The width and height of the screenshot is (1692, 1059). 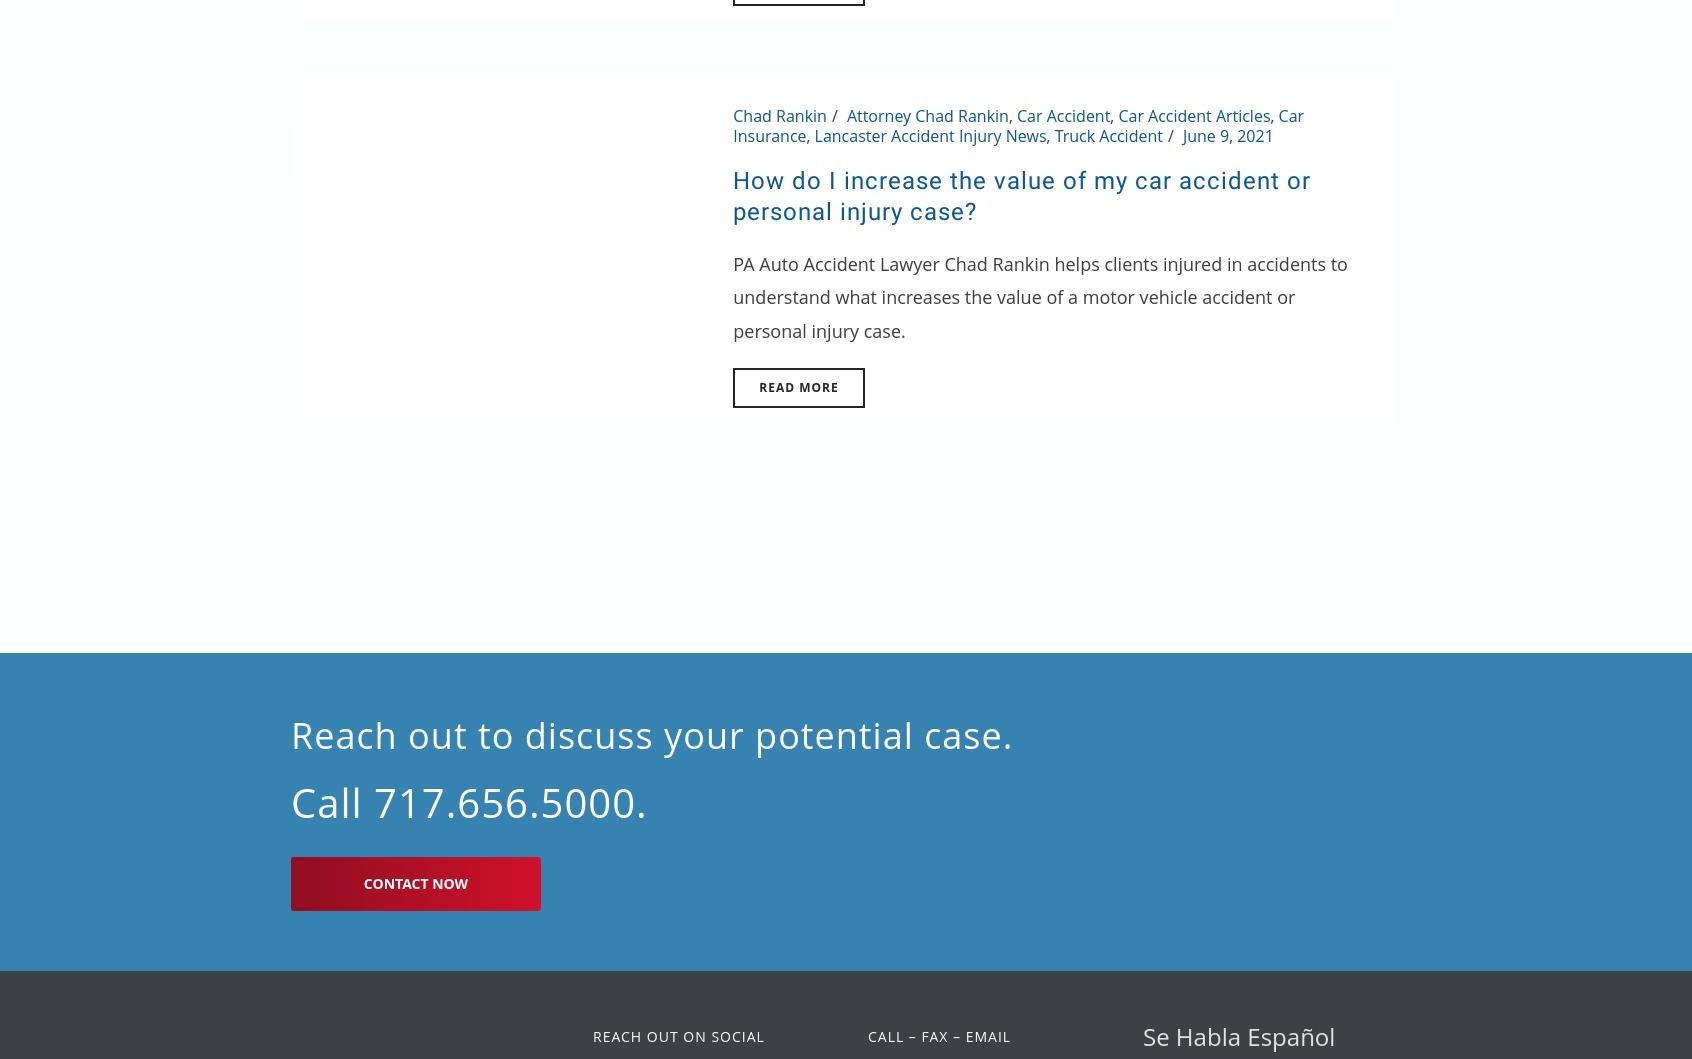 I want to click on 'Attorney Chad Rankin', so click(x=927, y=114).